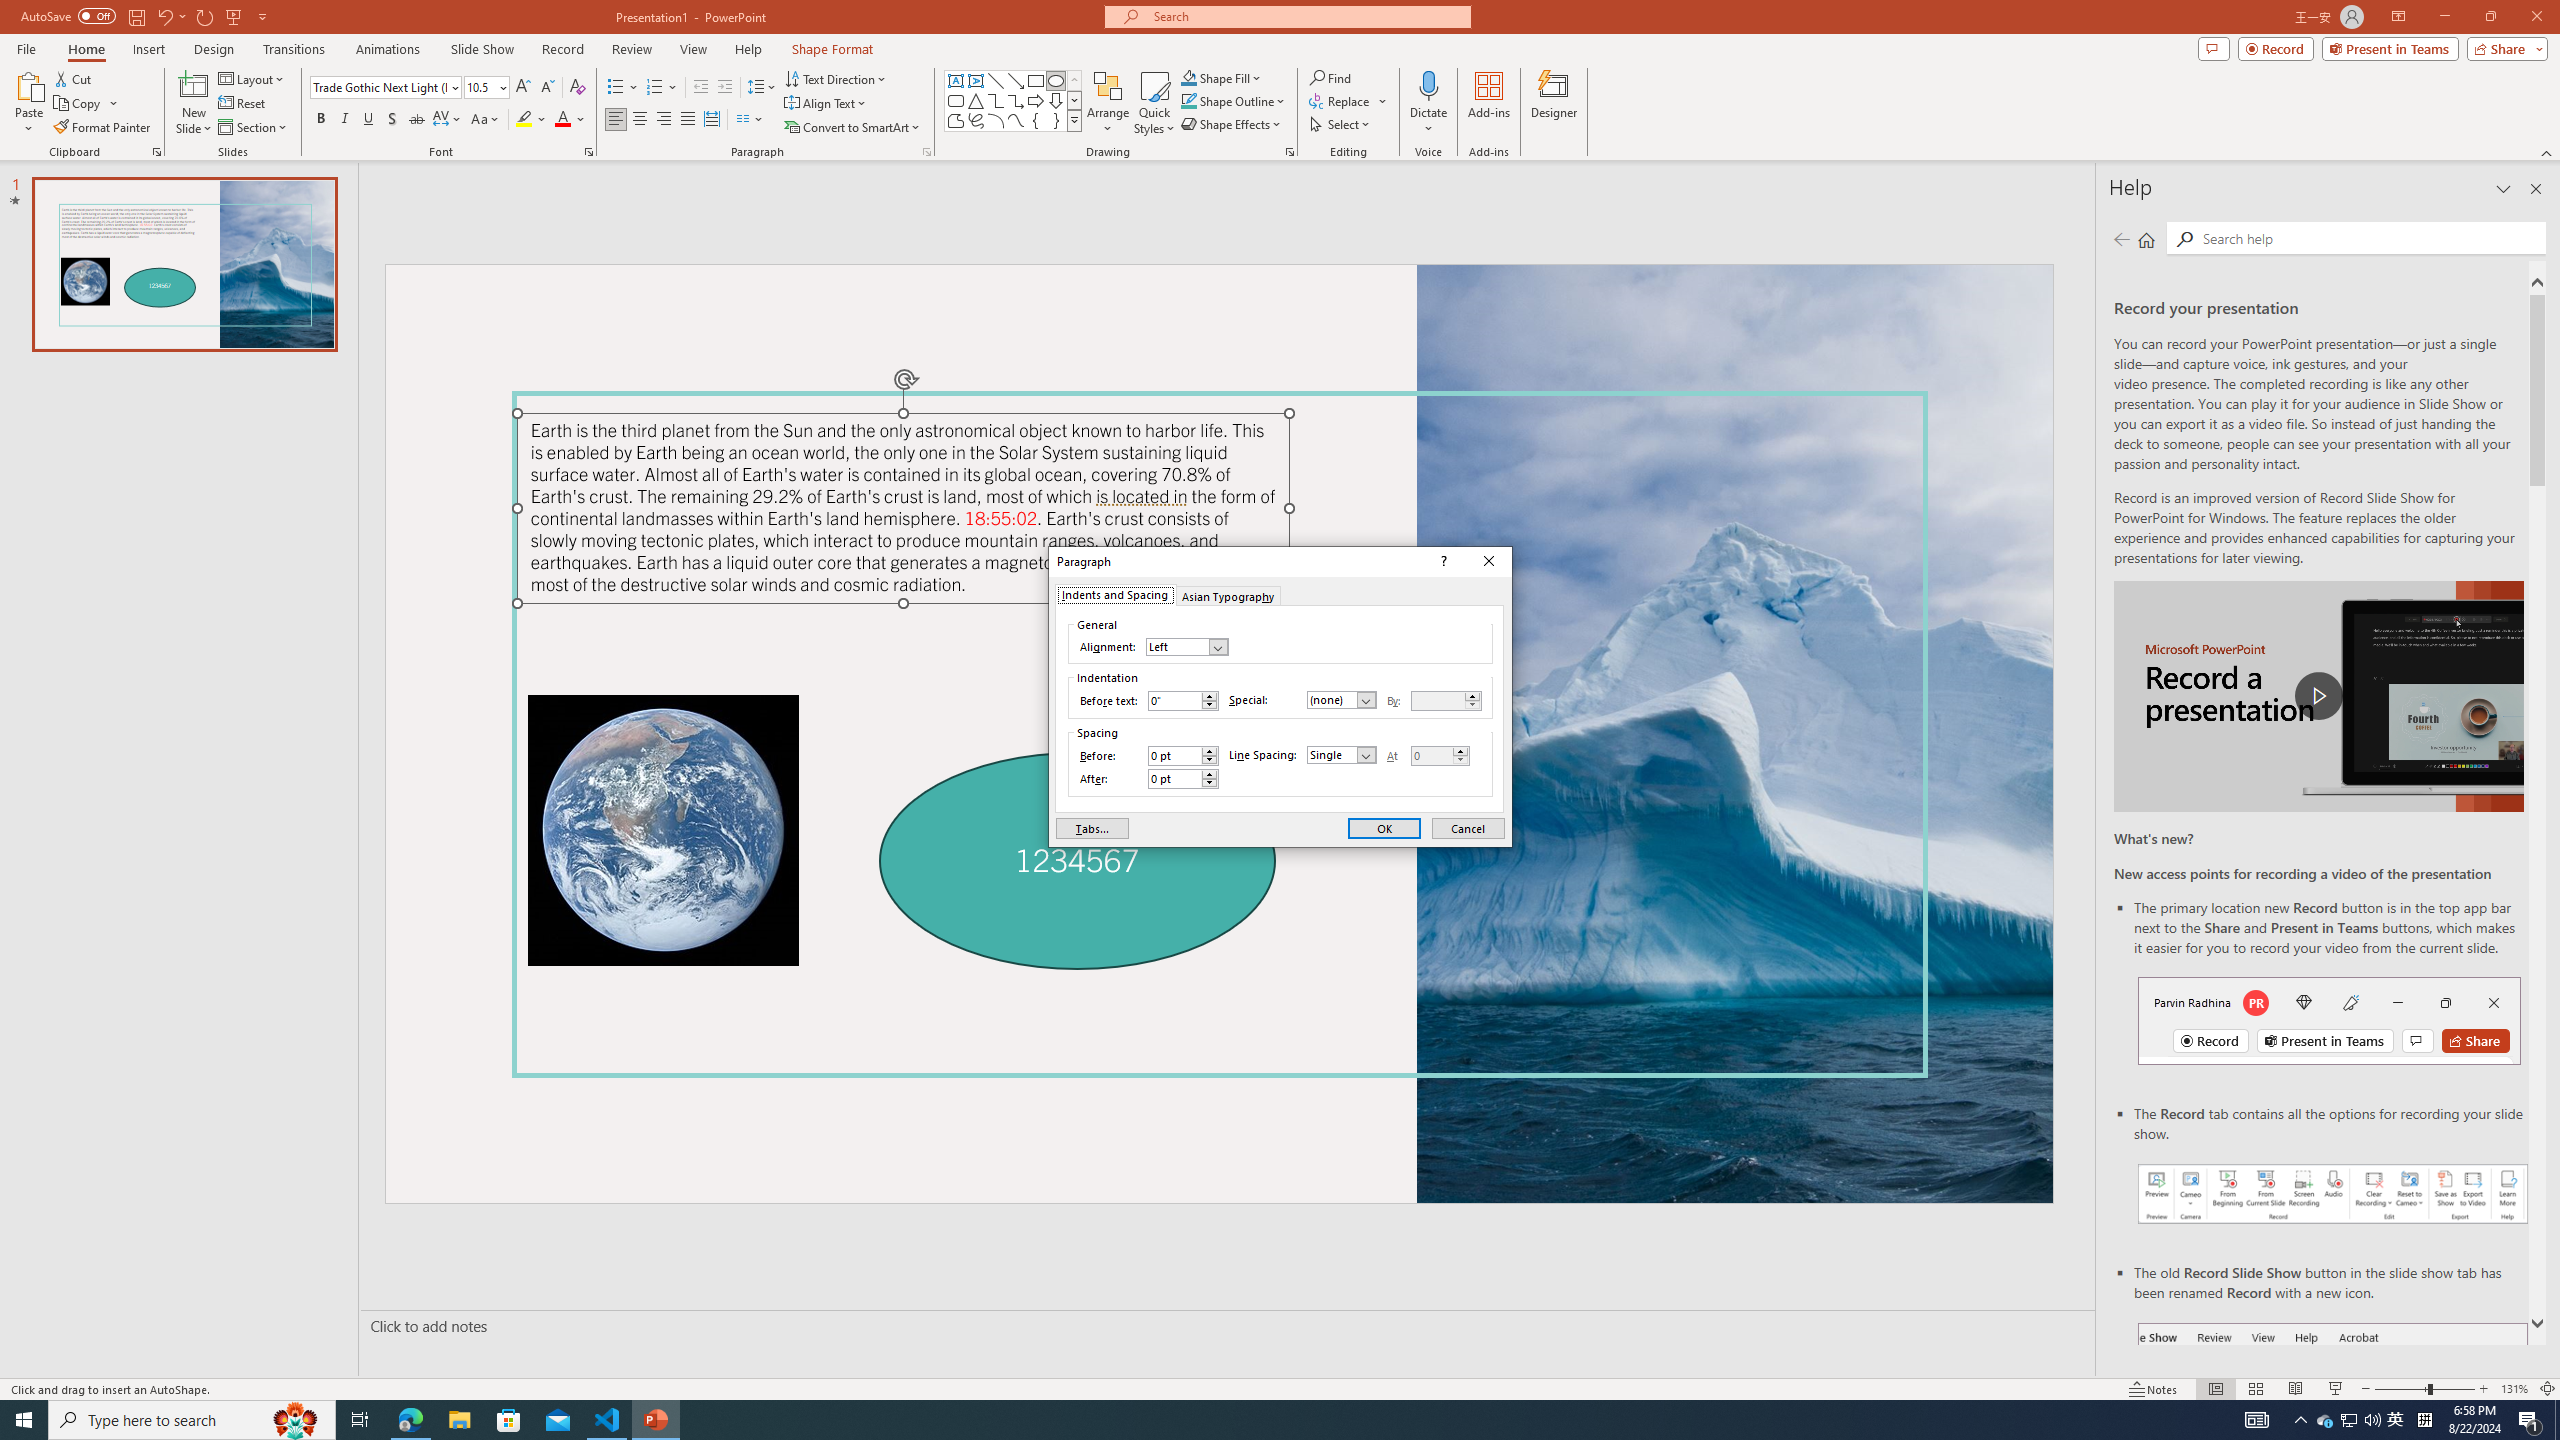 This screenshot has height=1440, width=2560. Describe the element at coordinates (1341, 698) in the screenshot. I see `'Special'` at that location.